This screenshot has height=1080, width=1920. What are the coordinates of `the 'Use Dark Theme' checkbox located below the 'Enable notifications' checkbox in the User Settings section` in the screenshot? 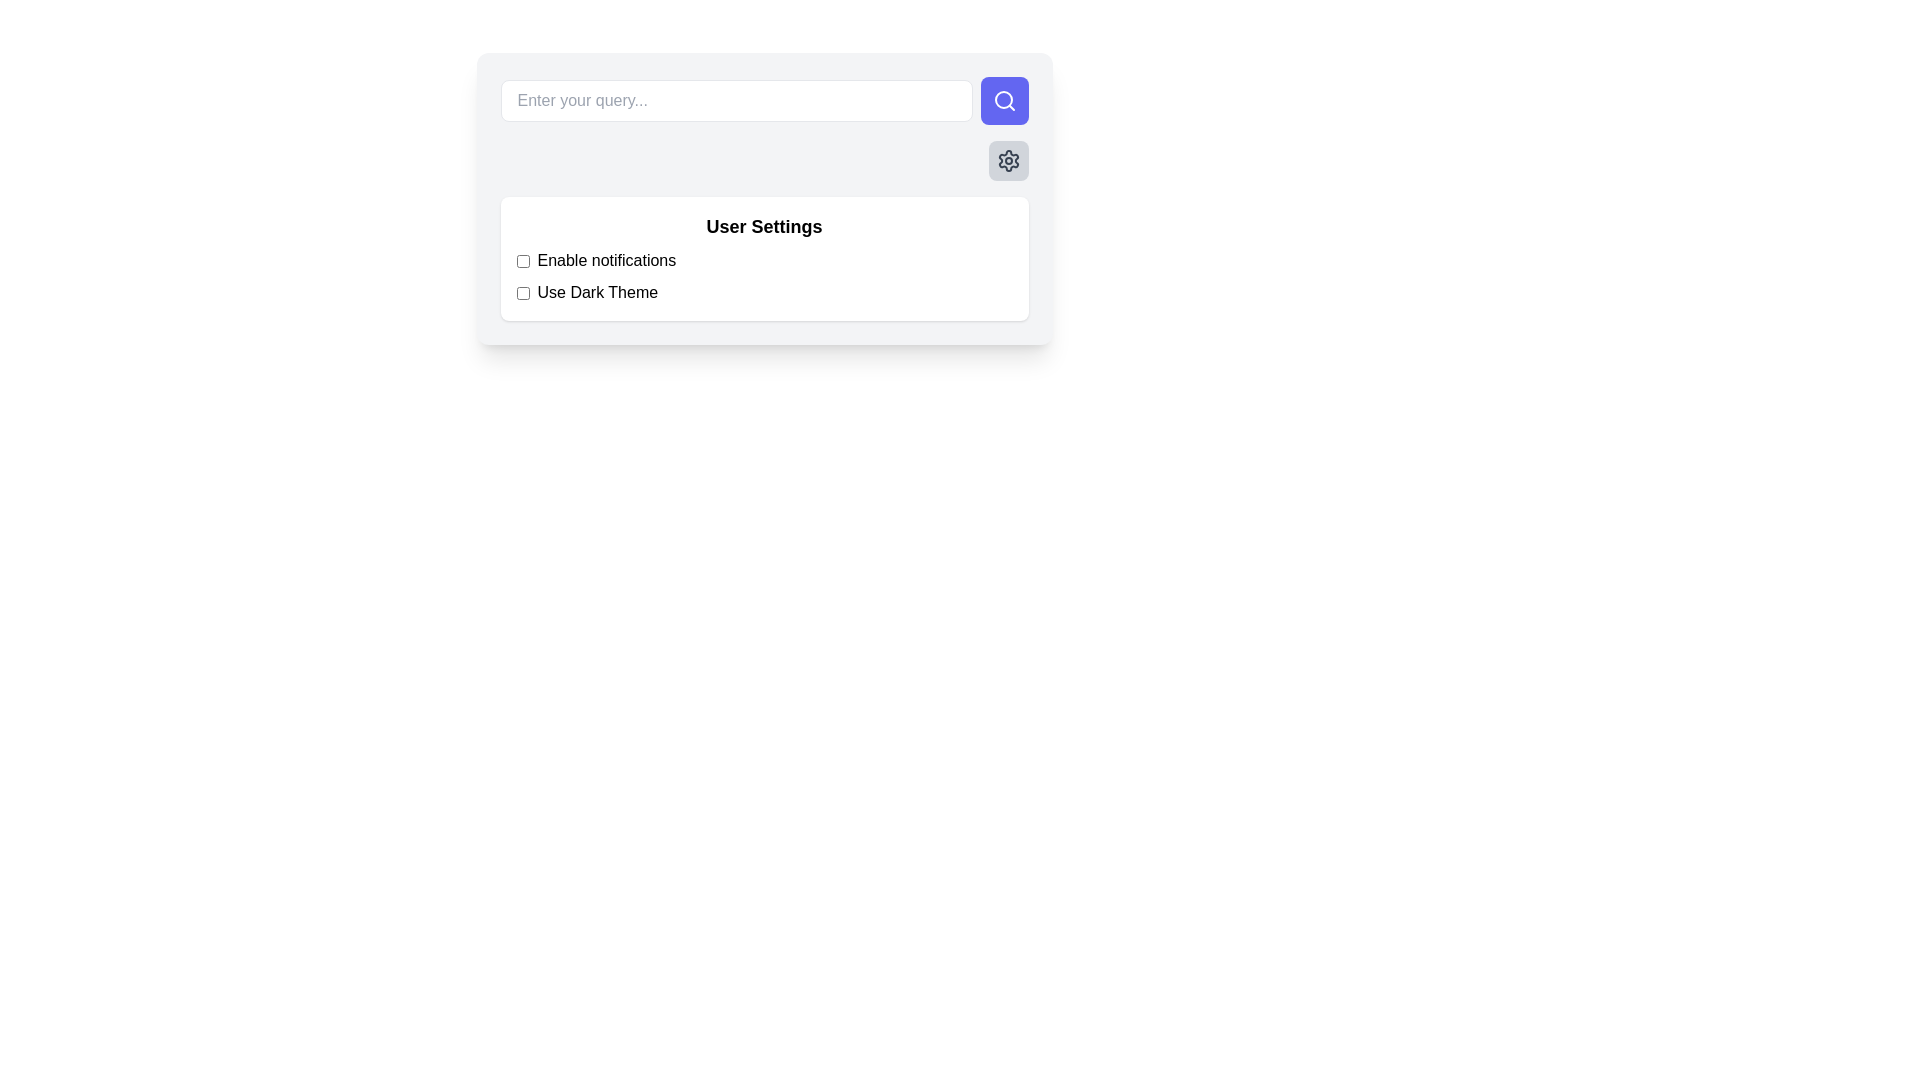 It's located at (523, 293).